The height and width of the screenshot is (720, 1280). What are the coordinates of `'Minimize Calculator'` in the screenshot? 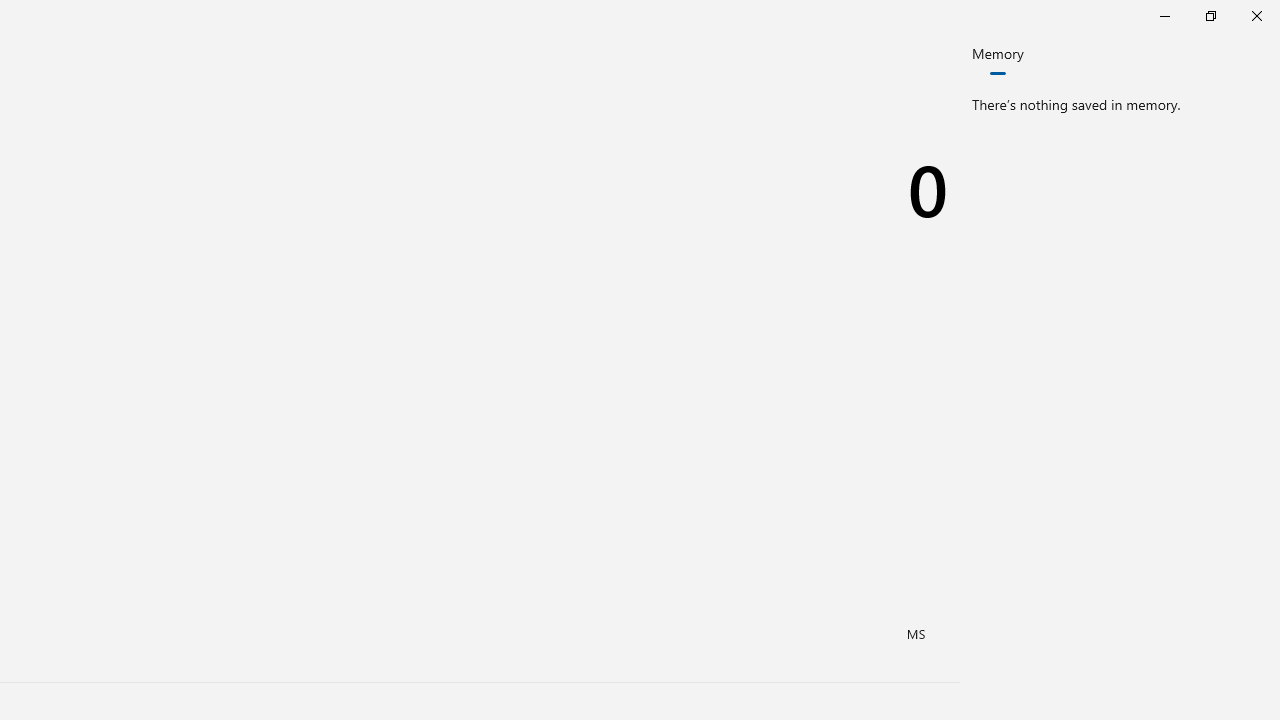 It's located at (1164, 15).